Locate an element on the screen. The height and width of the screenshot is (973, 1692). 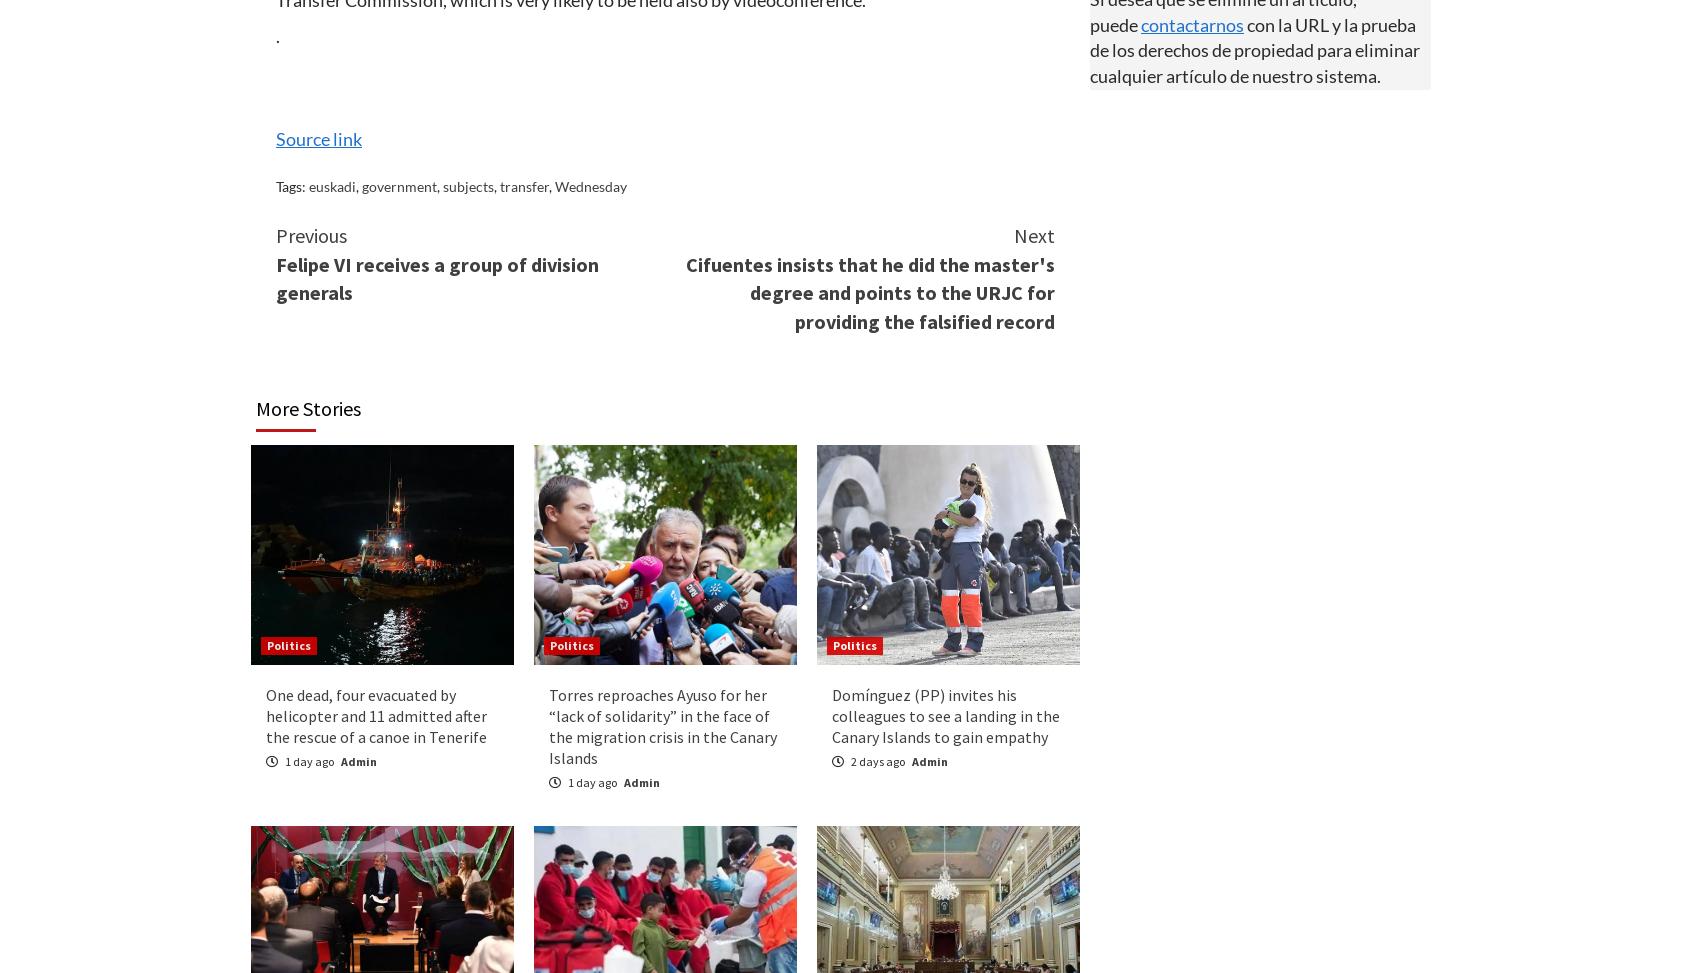
'con la URL y la prueba de los derechos de propiedad para eliminar cualquier artículo de nuestro sistema.' is located at coordinates (1254, 50).